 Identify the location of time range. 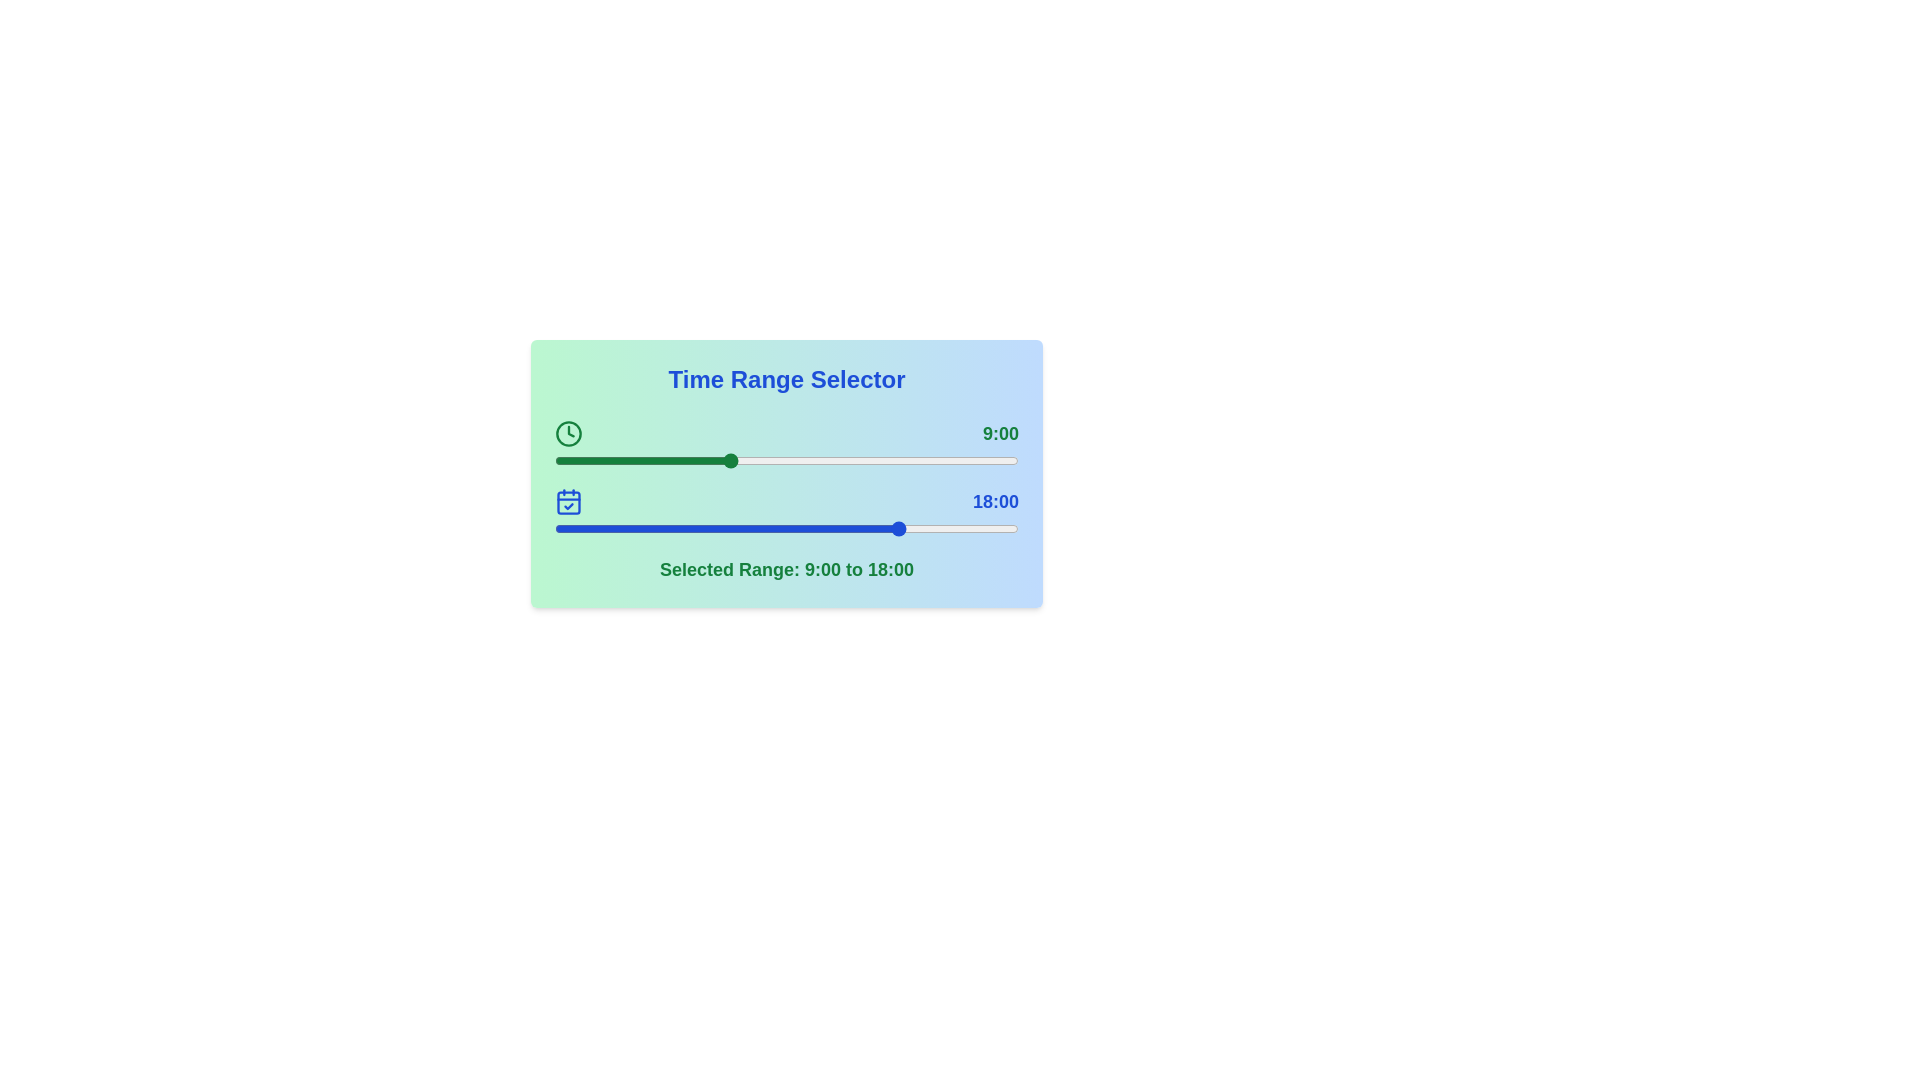
(766, 527).